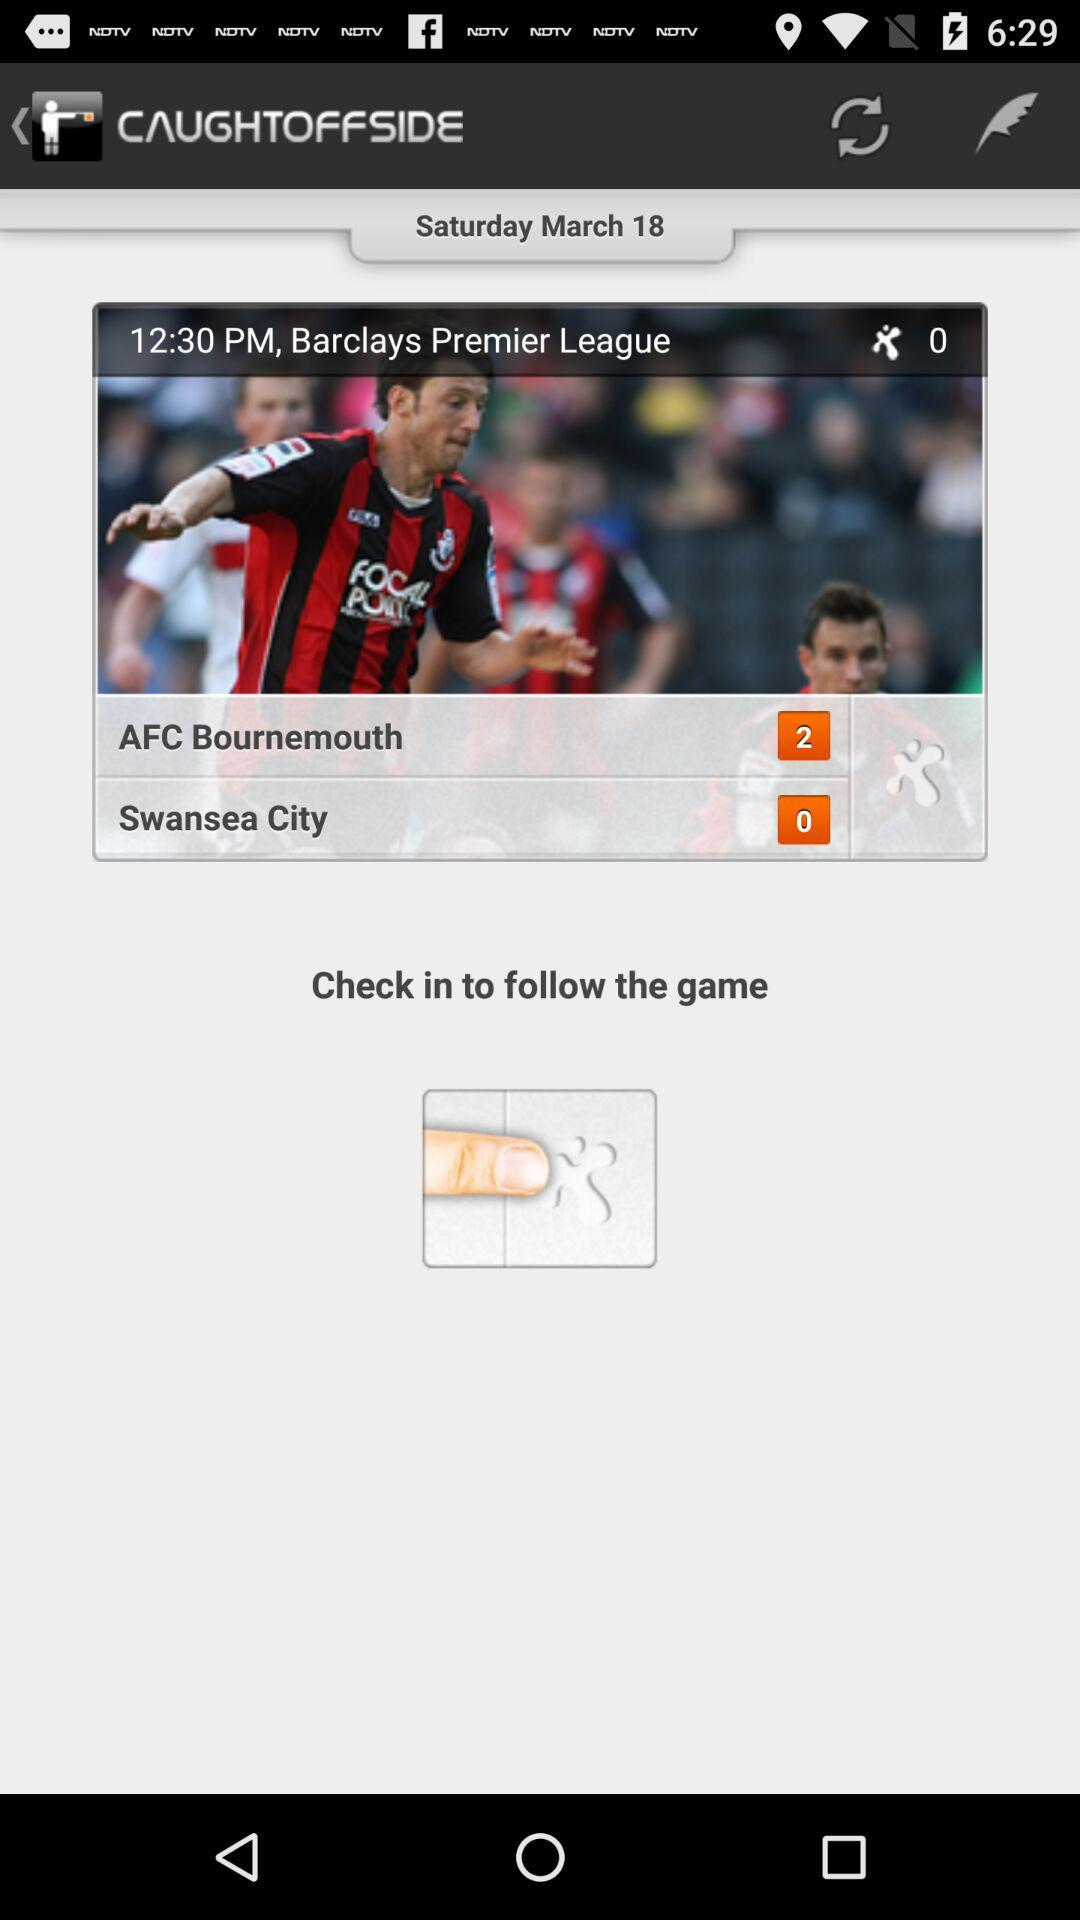  What do you see at coordinates (459, 816) in the screenshot?
I see `swansea city icon` at bounding box center [459, 816].